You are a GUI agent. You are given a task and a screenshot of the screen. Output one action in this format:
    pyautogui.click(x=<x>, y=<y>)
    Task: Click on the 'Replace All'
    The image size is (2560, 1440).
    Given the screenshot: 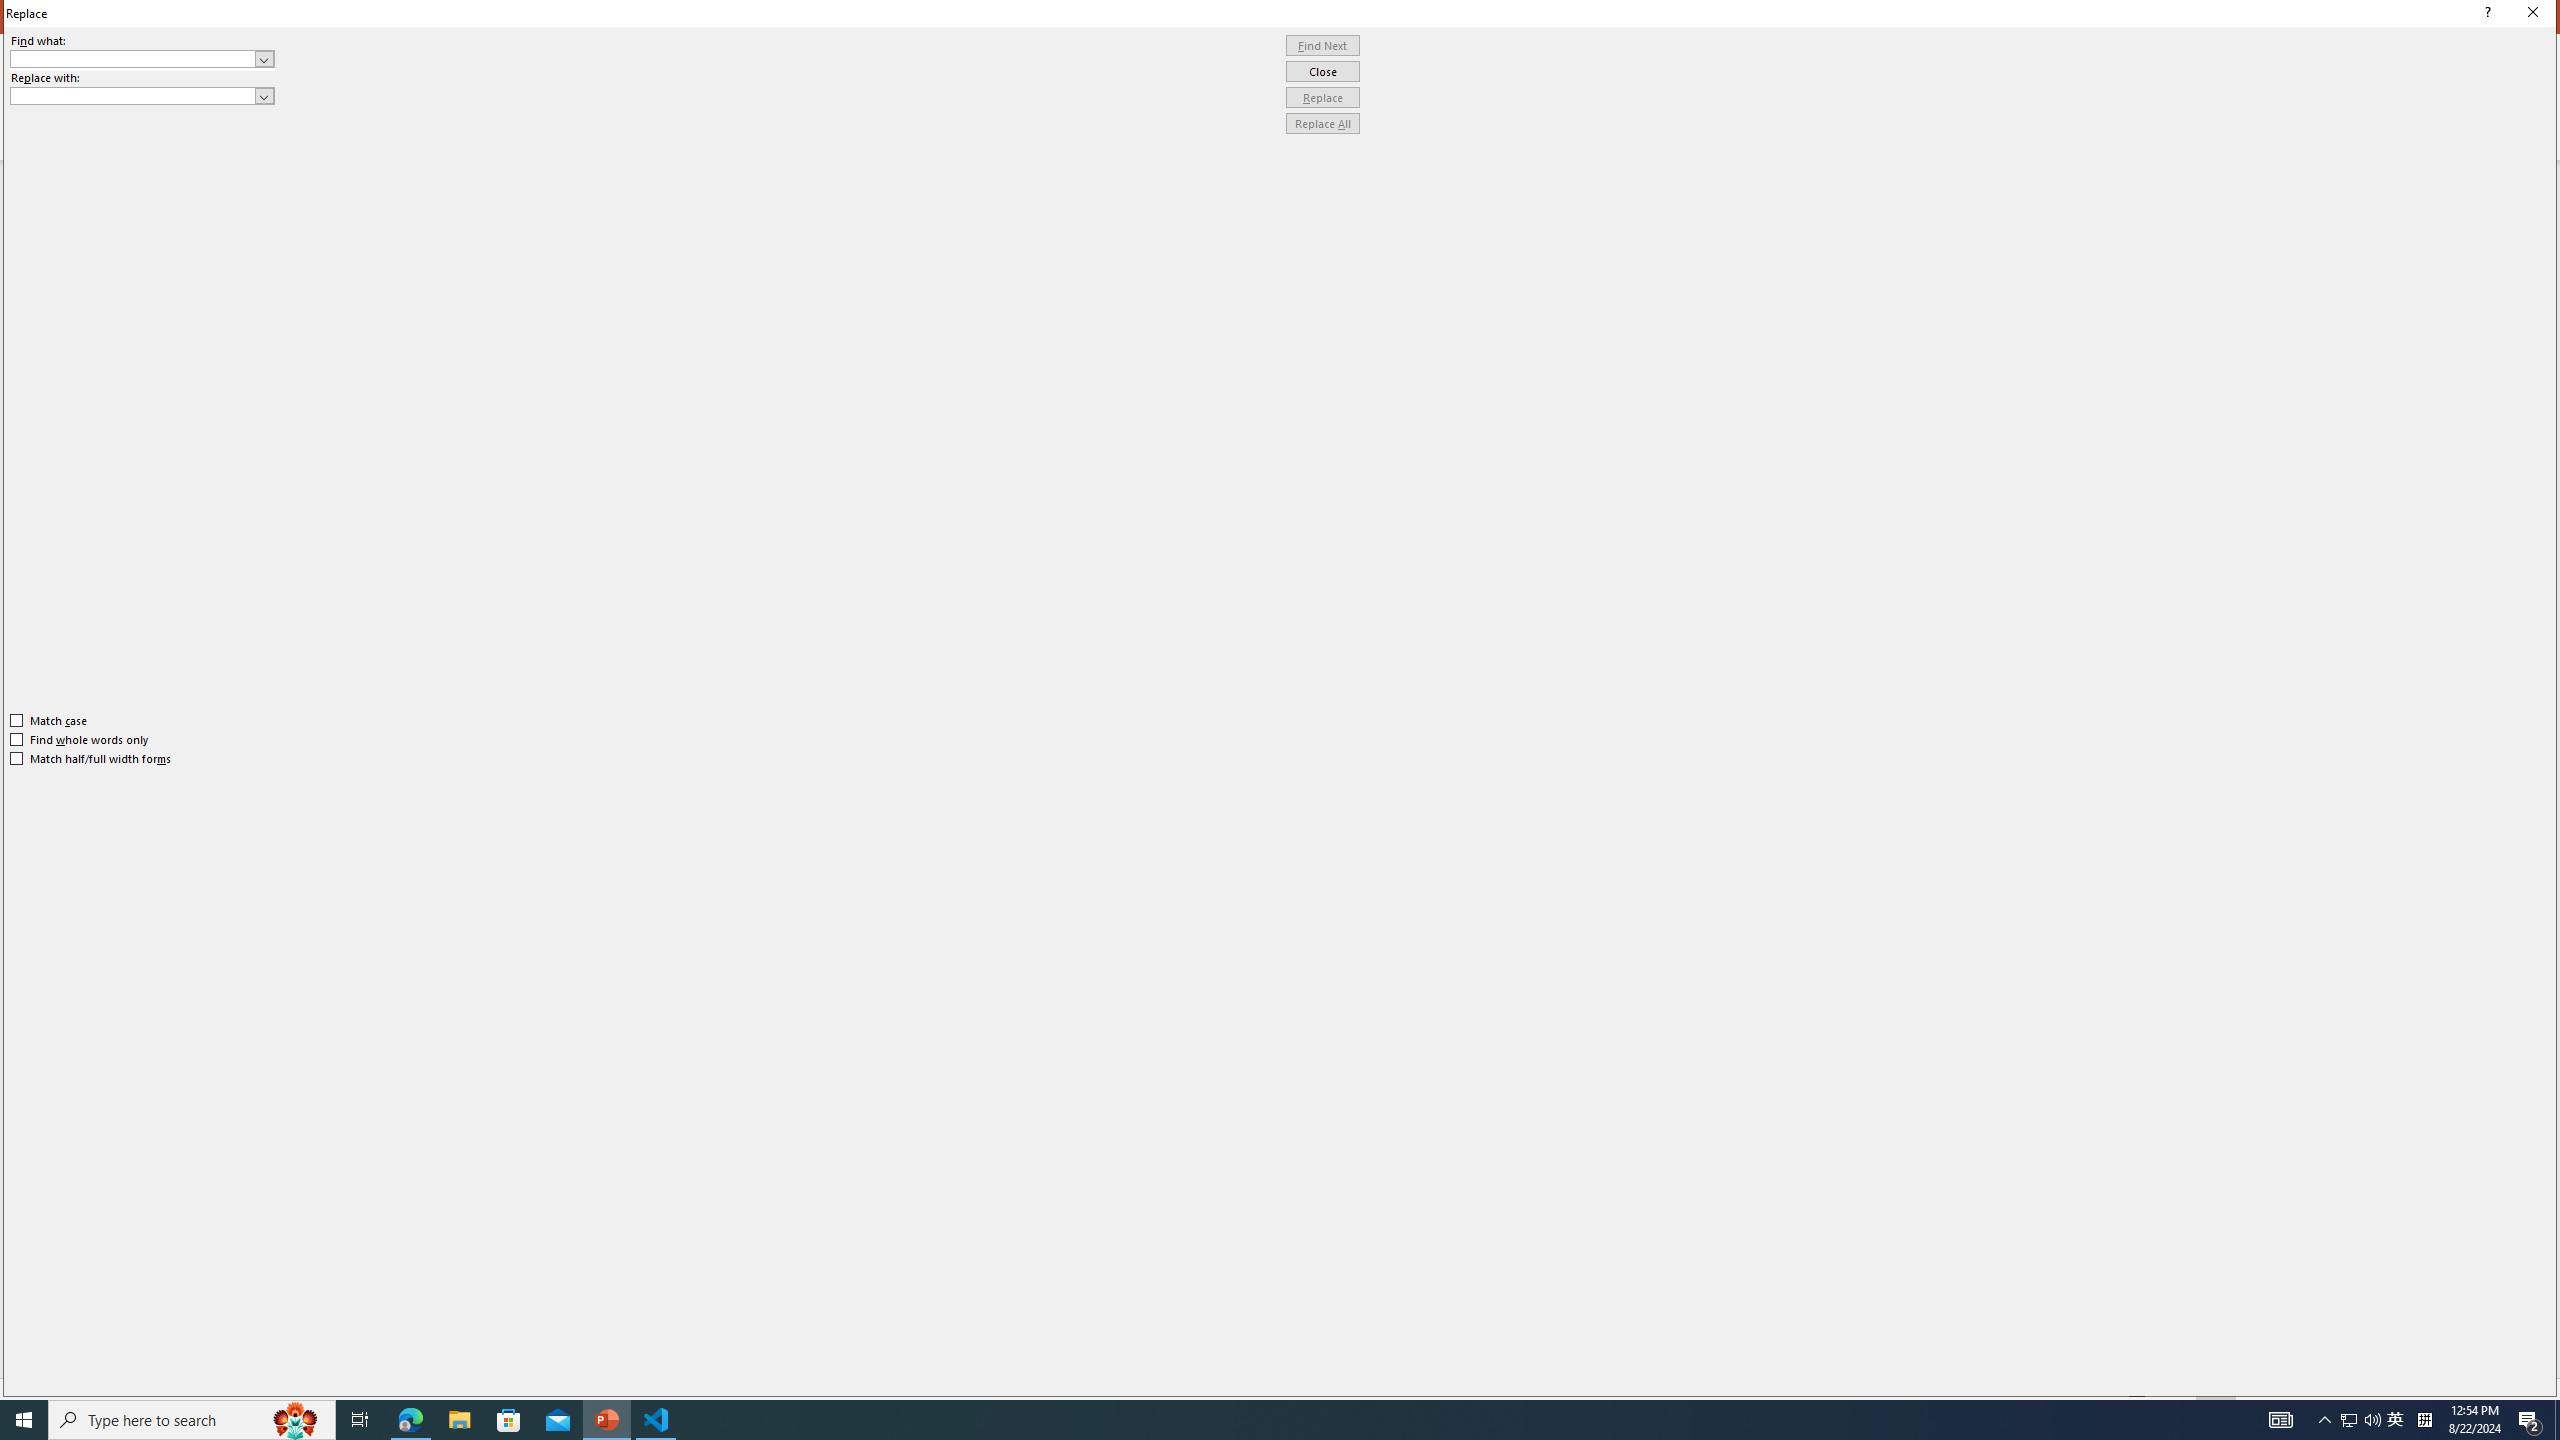 What is the action you would take?
    pyautogui.click(x=1322, y=122)
    